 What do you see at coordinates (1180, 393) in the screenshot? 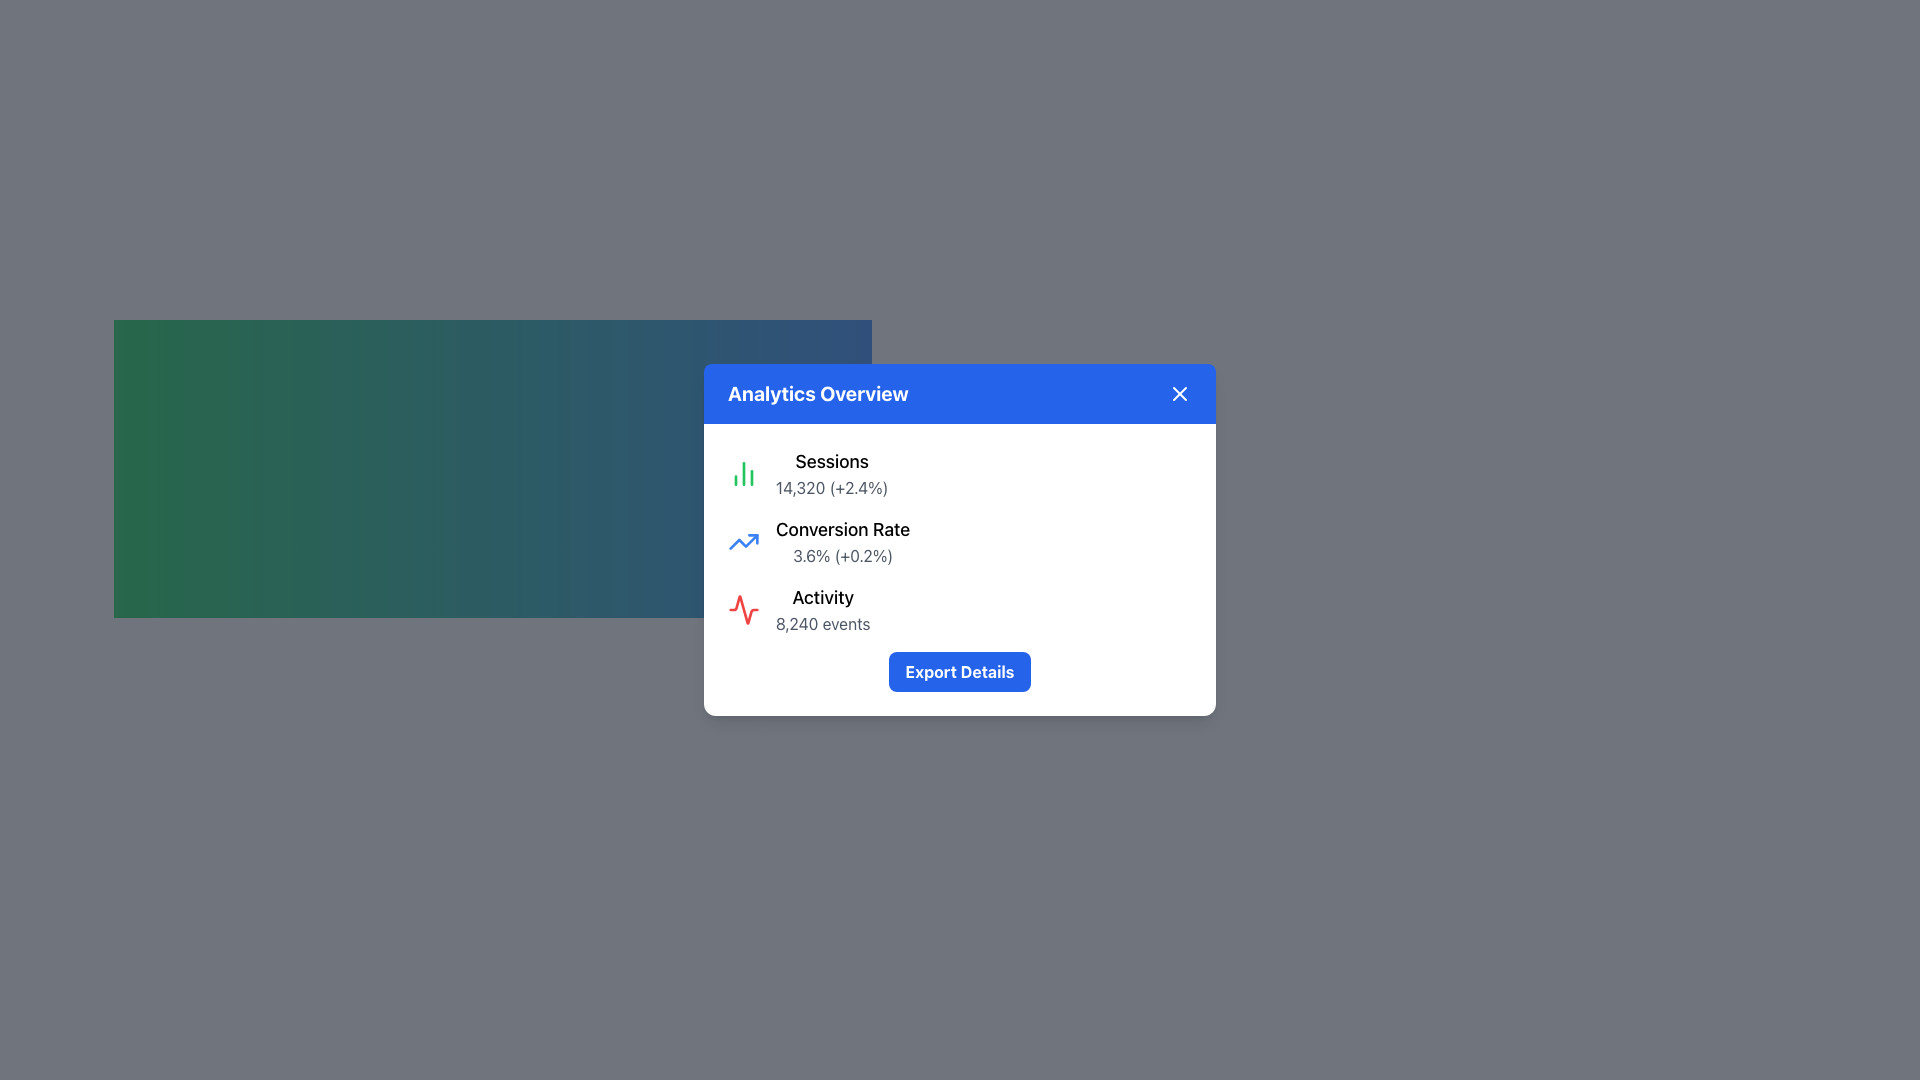
I see `the small square button with a blue background and an 'X' icon, located at the top-right corner of the 'Analytics Overview' panel heading` at bounding box center [1180, 393].